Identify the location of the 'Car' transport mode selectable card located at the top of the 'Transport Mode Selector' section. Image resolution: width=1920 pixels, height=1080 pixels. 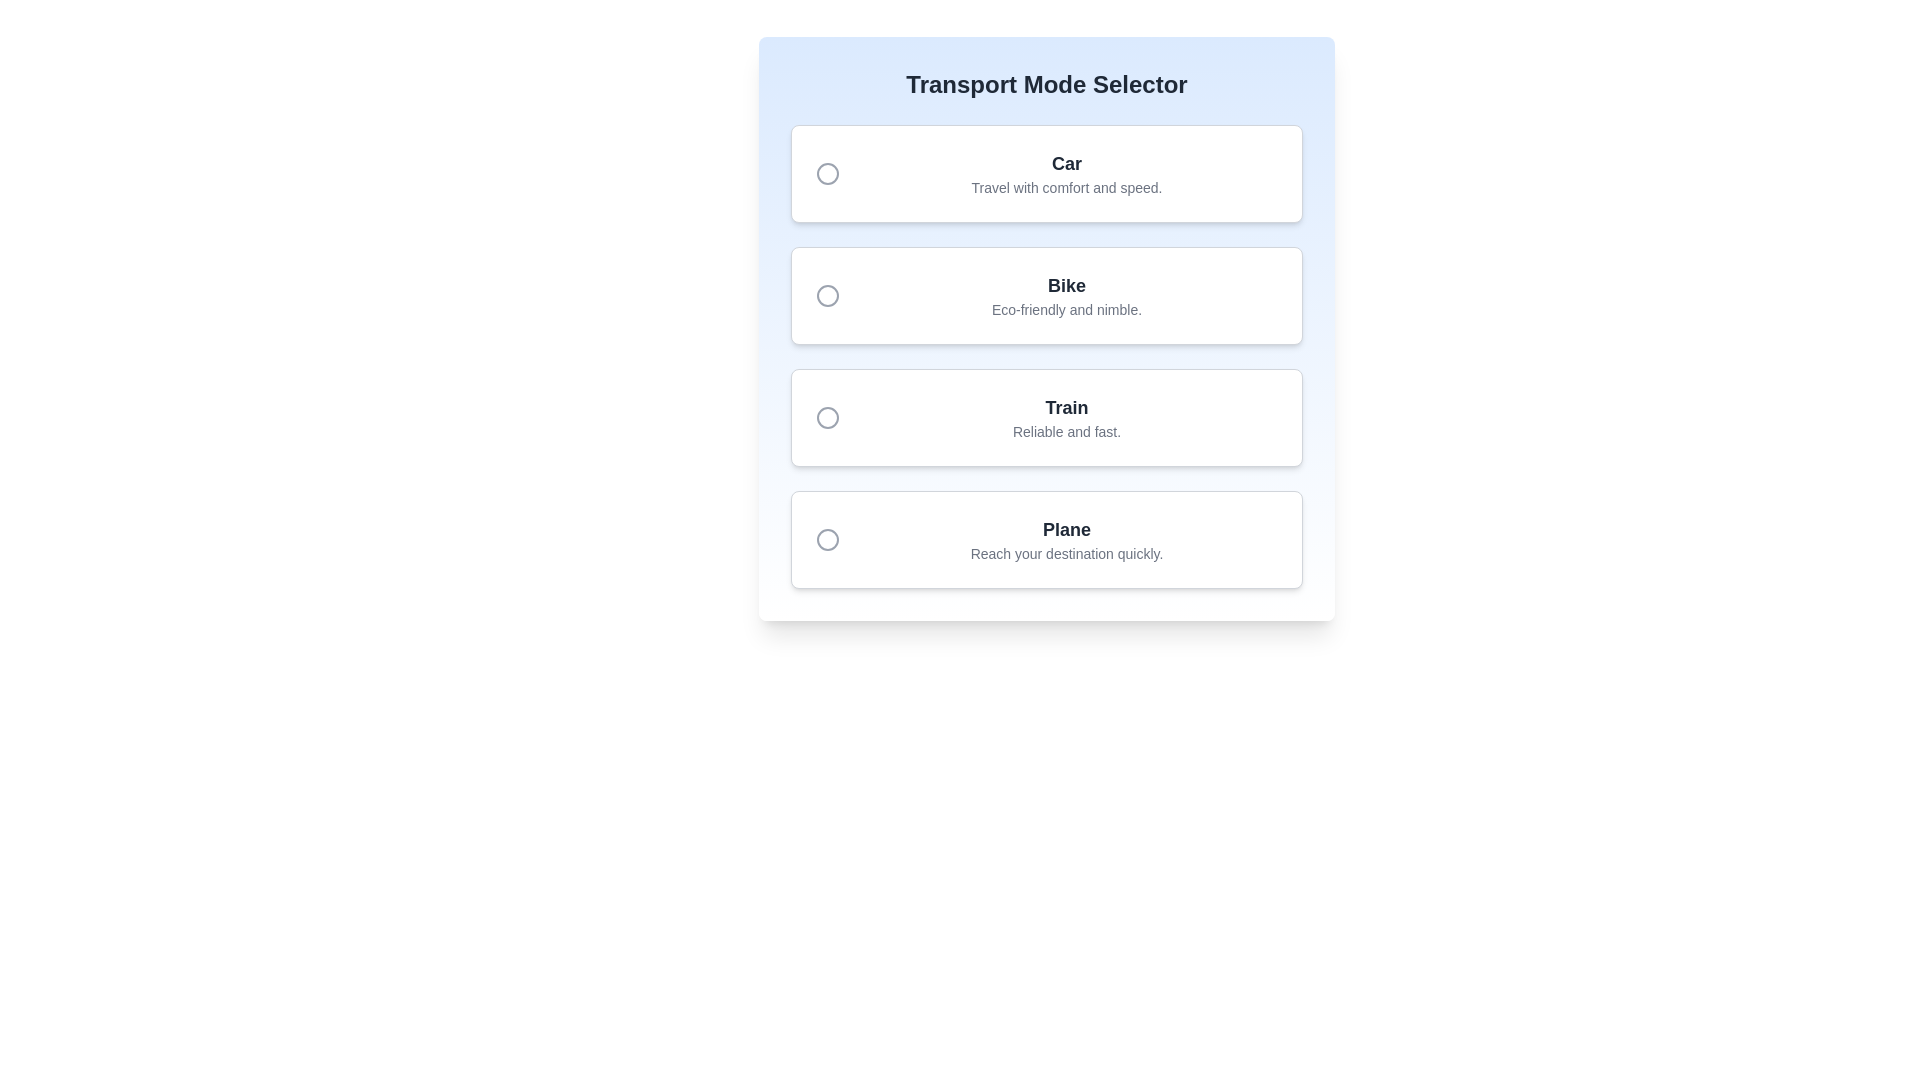
(1045, 172).